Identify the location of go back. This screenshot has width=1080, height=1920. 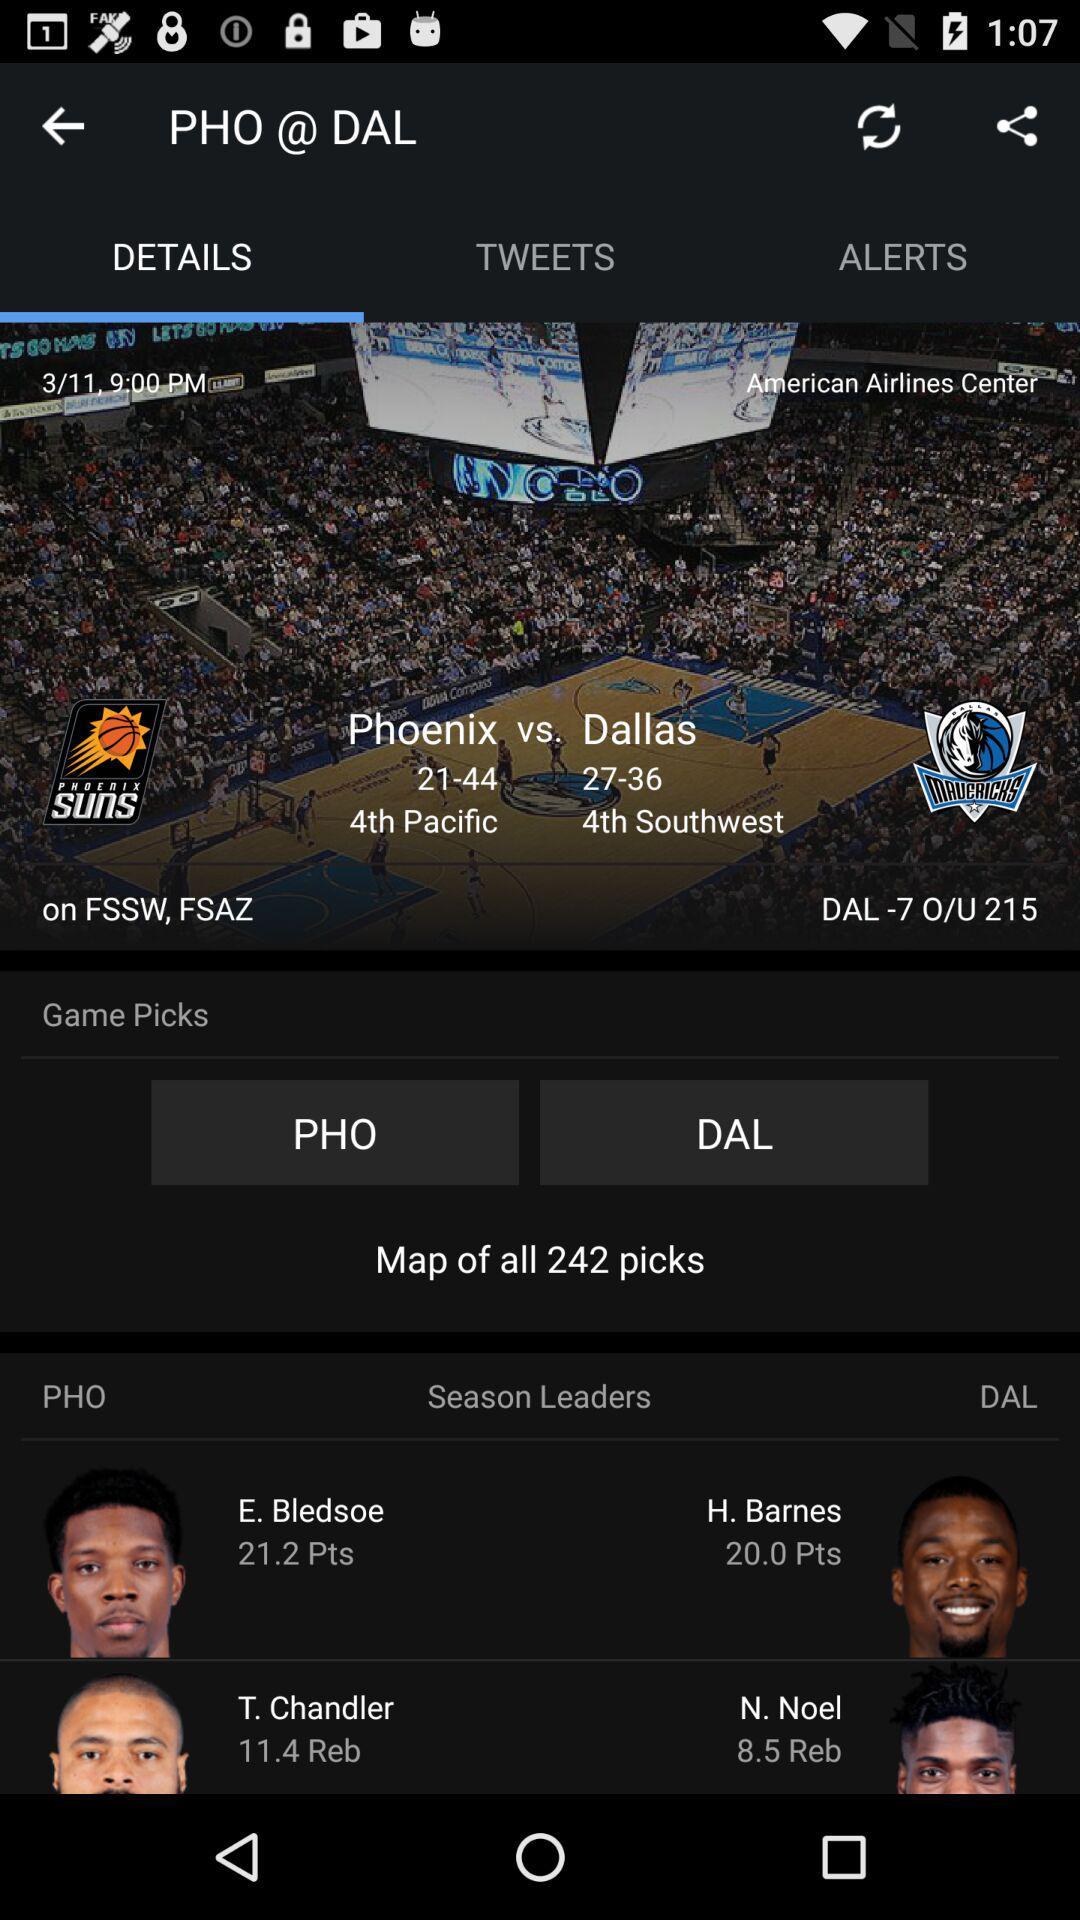
(61, 124).